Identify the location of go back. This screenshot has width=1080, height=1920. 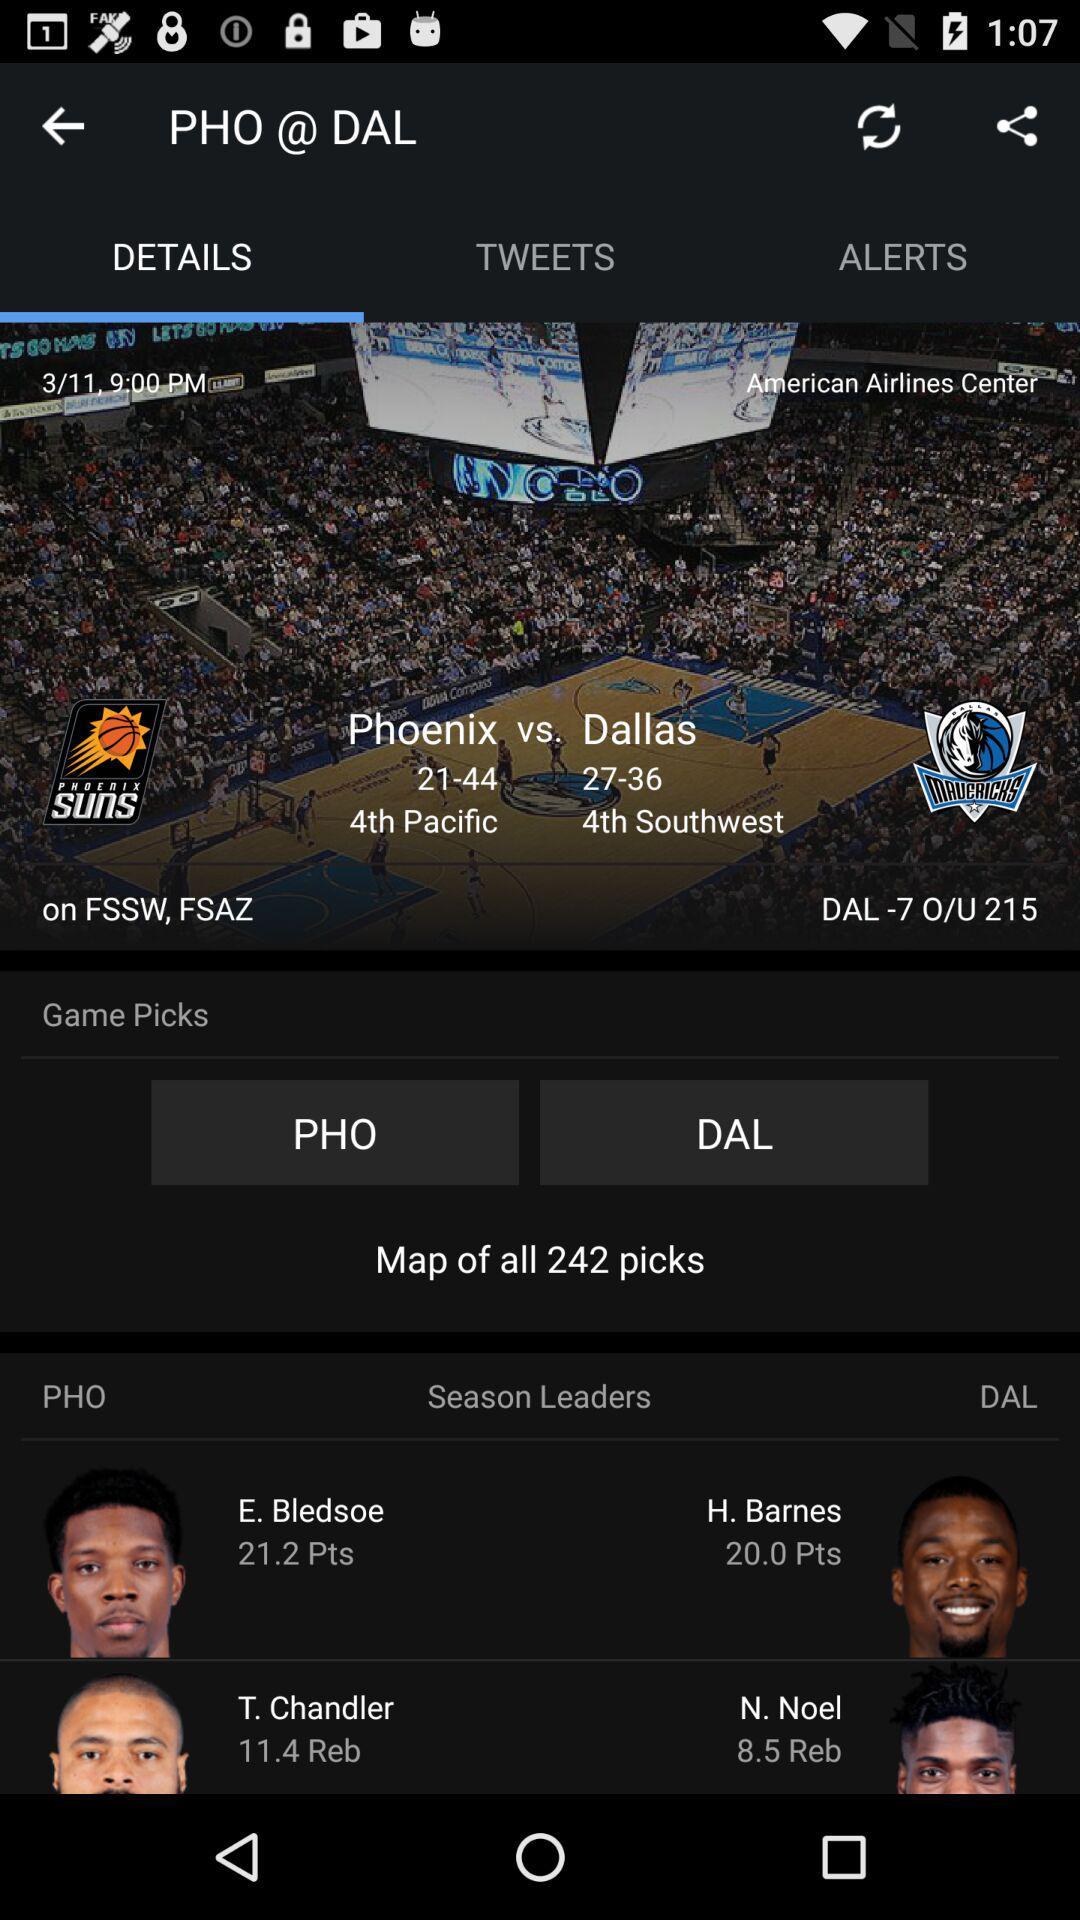
(61, 124).